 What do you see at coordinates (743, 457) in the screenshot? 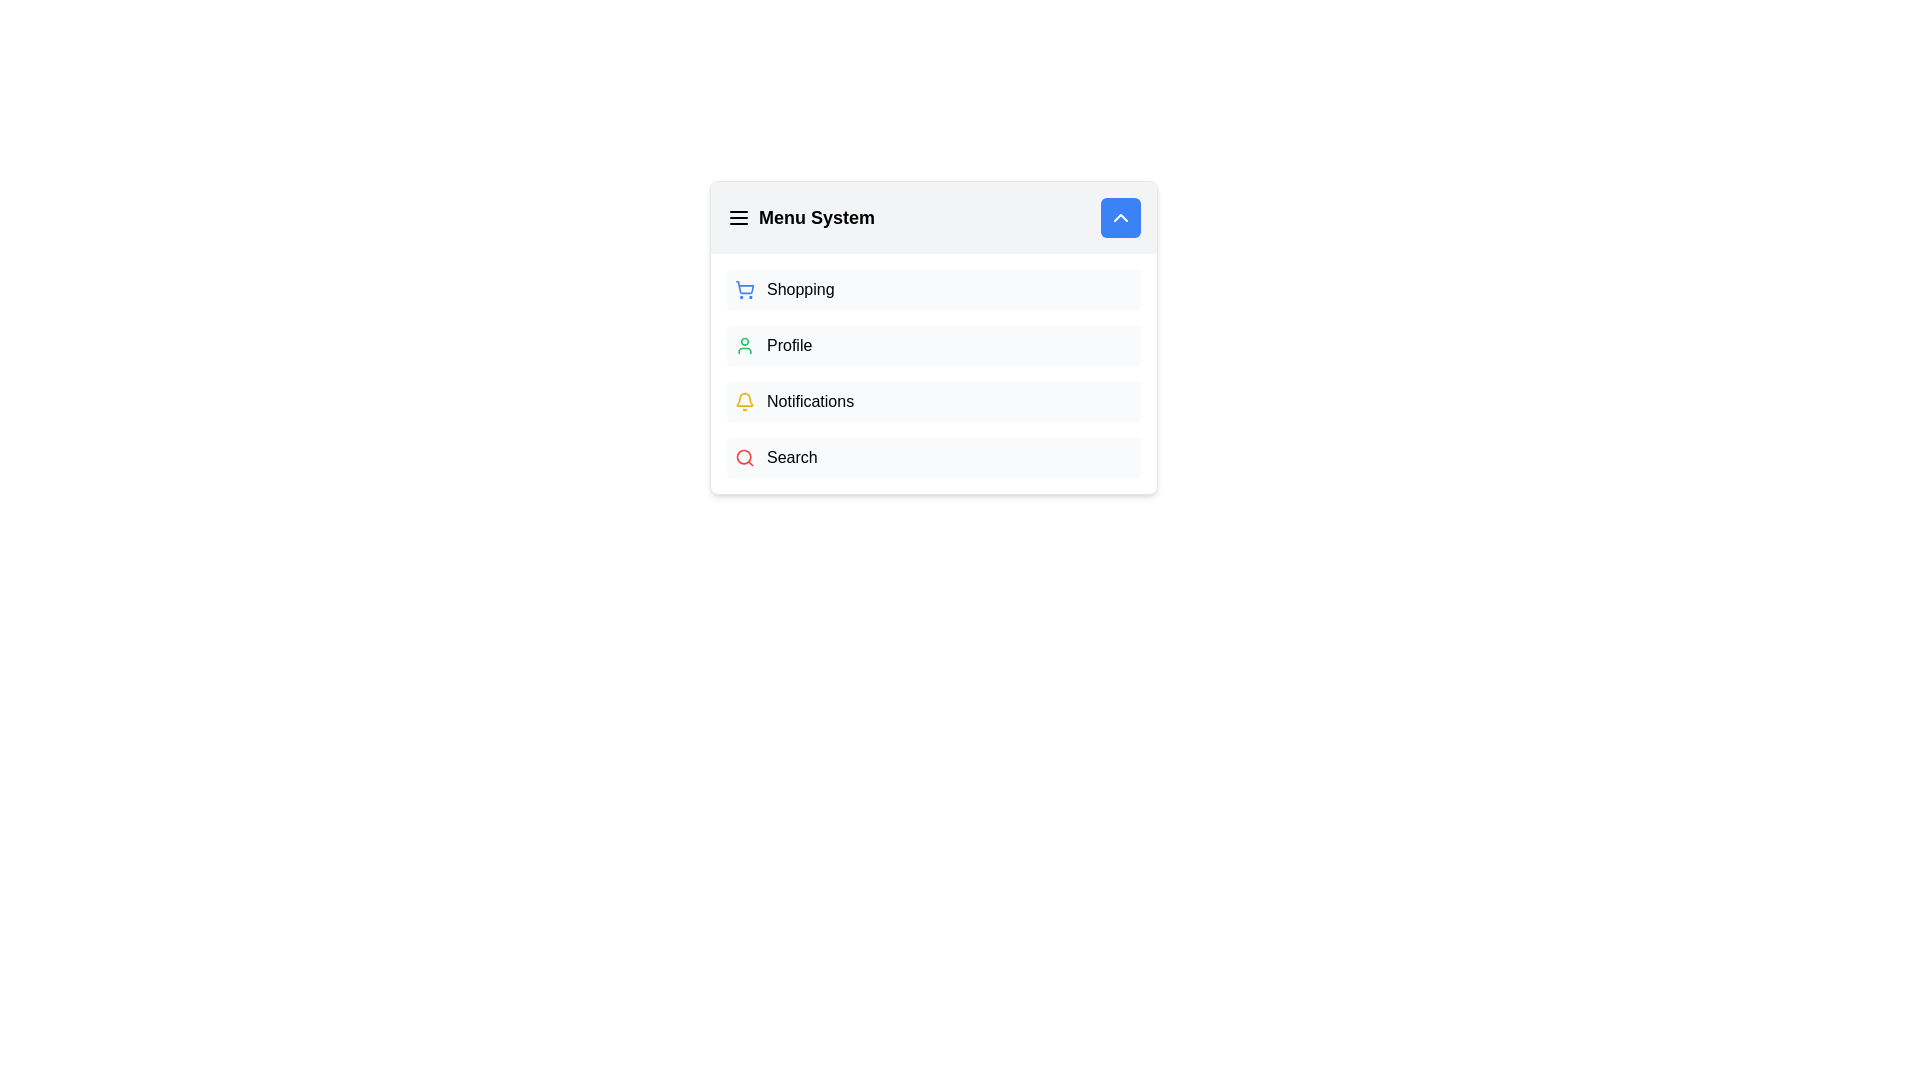
I see `the Decorative UI element (circle) that is part of the 'Search' icon located in the lower section of the menu, slightly to the left of the 'Search' label text` at bounding box center [743, 457].